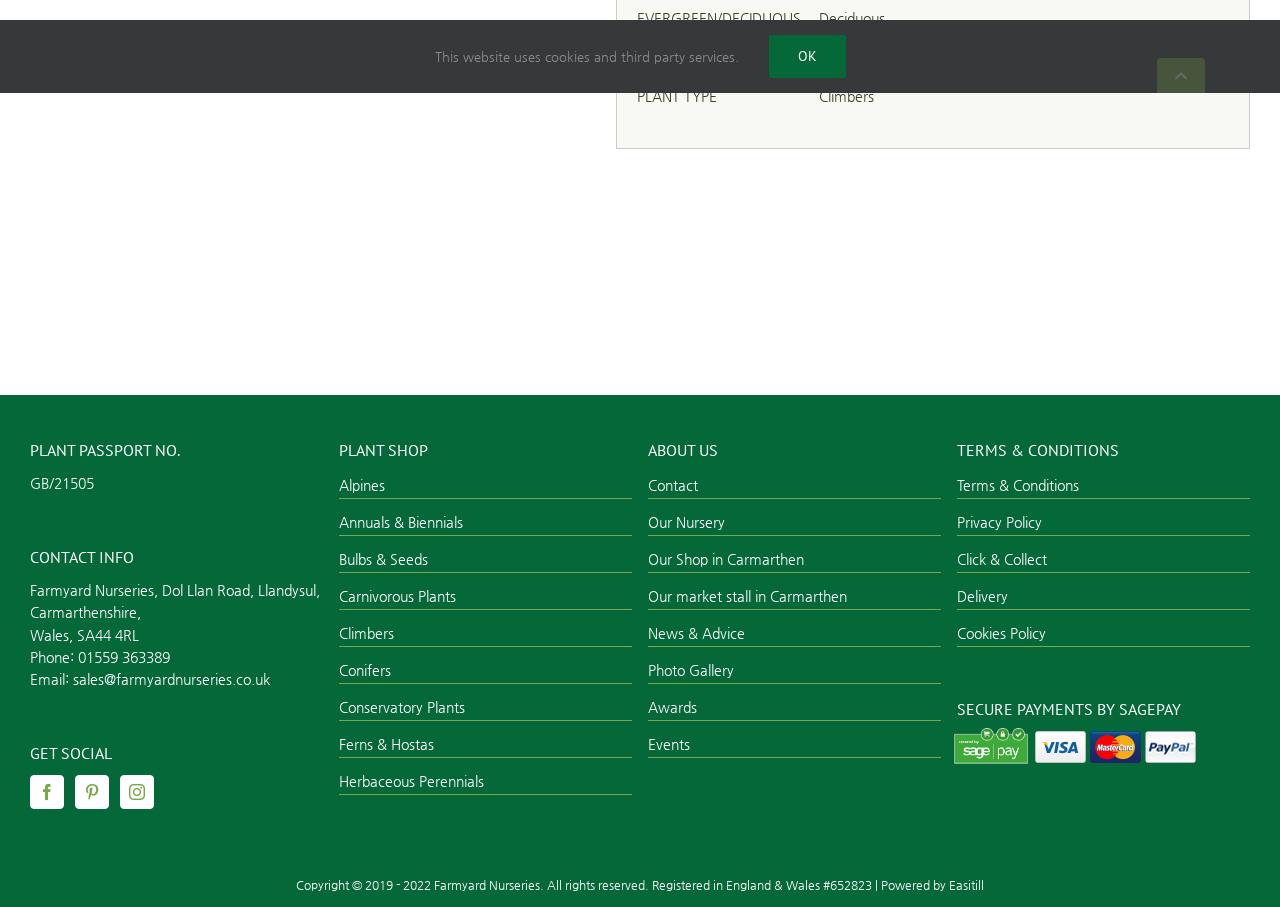  Describe the element at coordinates (174, 599) in the screenshot. I see `'Farmyard Nurseries, Dol Llan Road, Llandysul, Carmarthenshire,'` at that location.